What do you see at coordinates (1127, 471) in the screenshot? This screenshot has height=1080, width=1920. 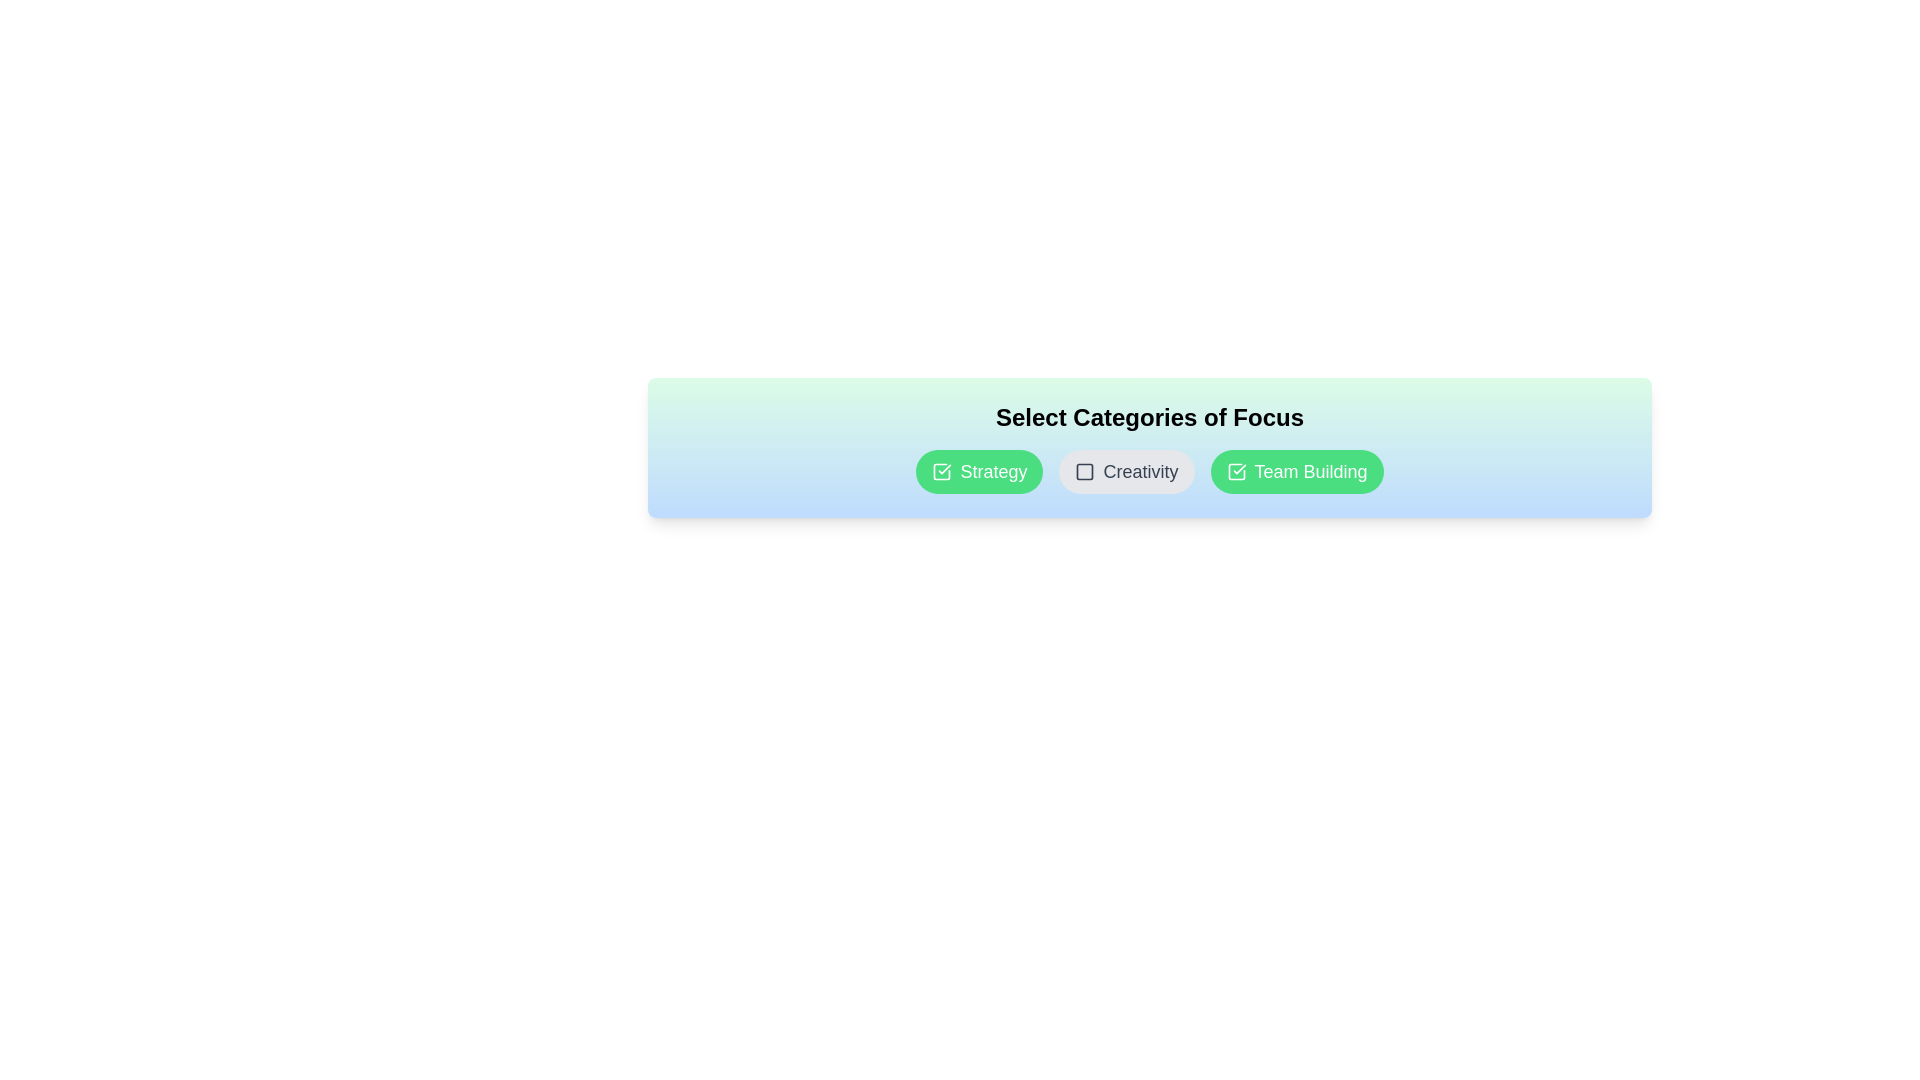 I see `the chip labeled Creativity` at bounding box center [1127, 471].